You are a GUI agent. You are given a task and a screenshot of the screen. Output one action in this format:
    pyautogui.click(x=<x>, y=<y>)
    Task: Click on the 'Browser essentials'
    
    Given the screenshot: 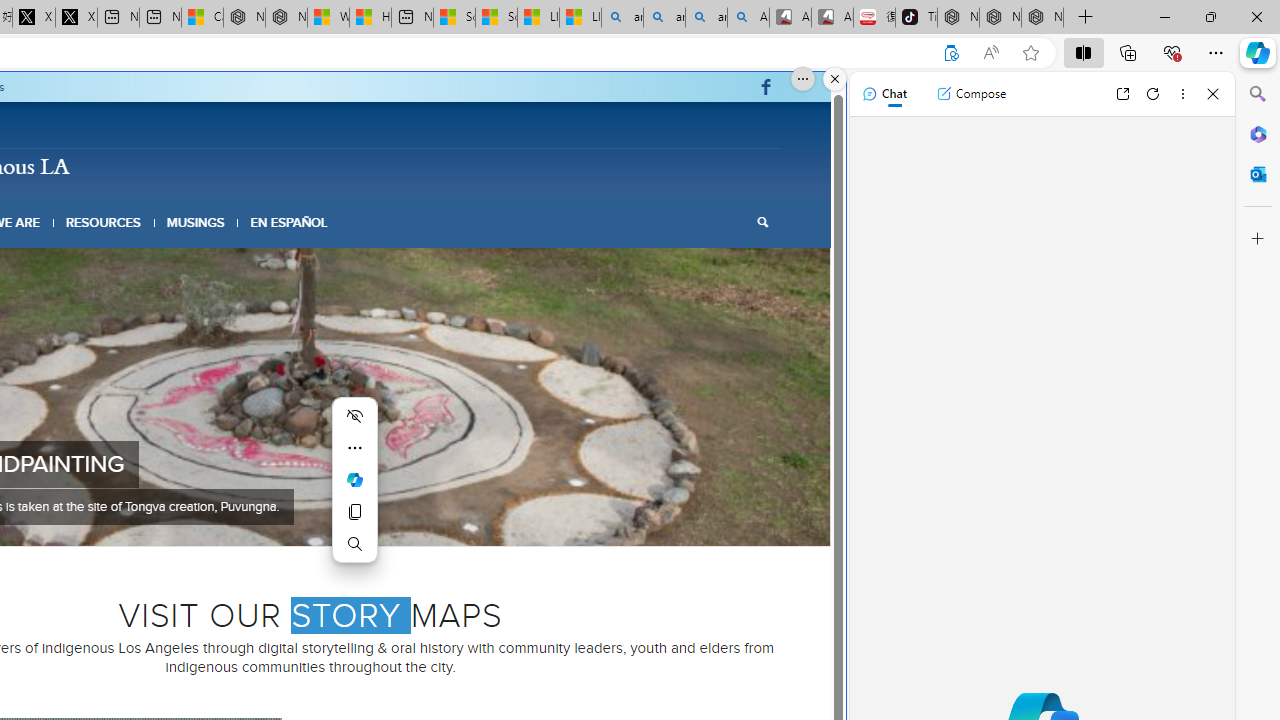 What is the action you would take?
    pyautogui.click(x=1171, y=51)
    